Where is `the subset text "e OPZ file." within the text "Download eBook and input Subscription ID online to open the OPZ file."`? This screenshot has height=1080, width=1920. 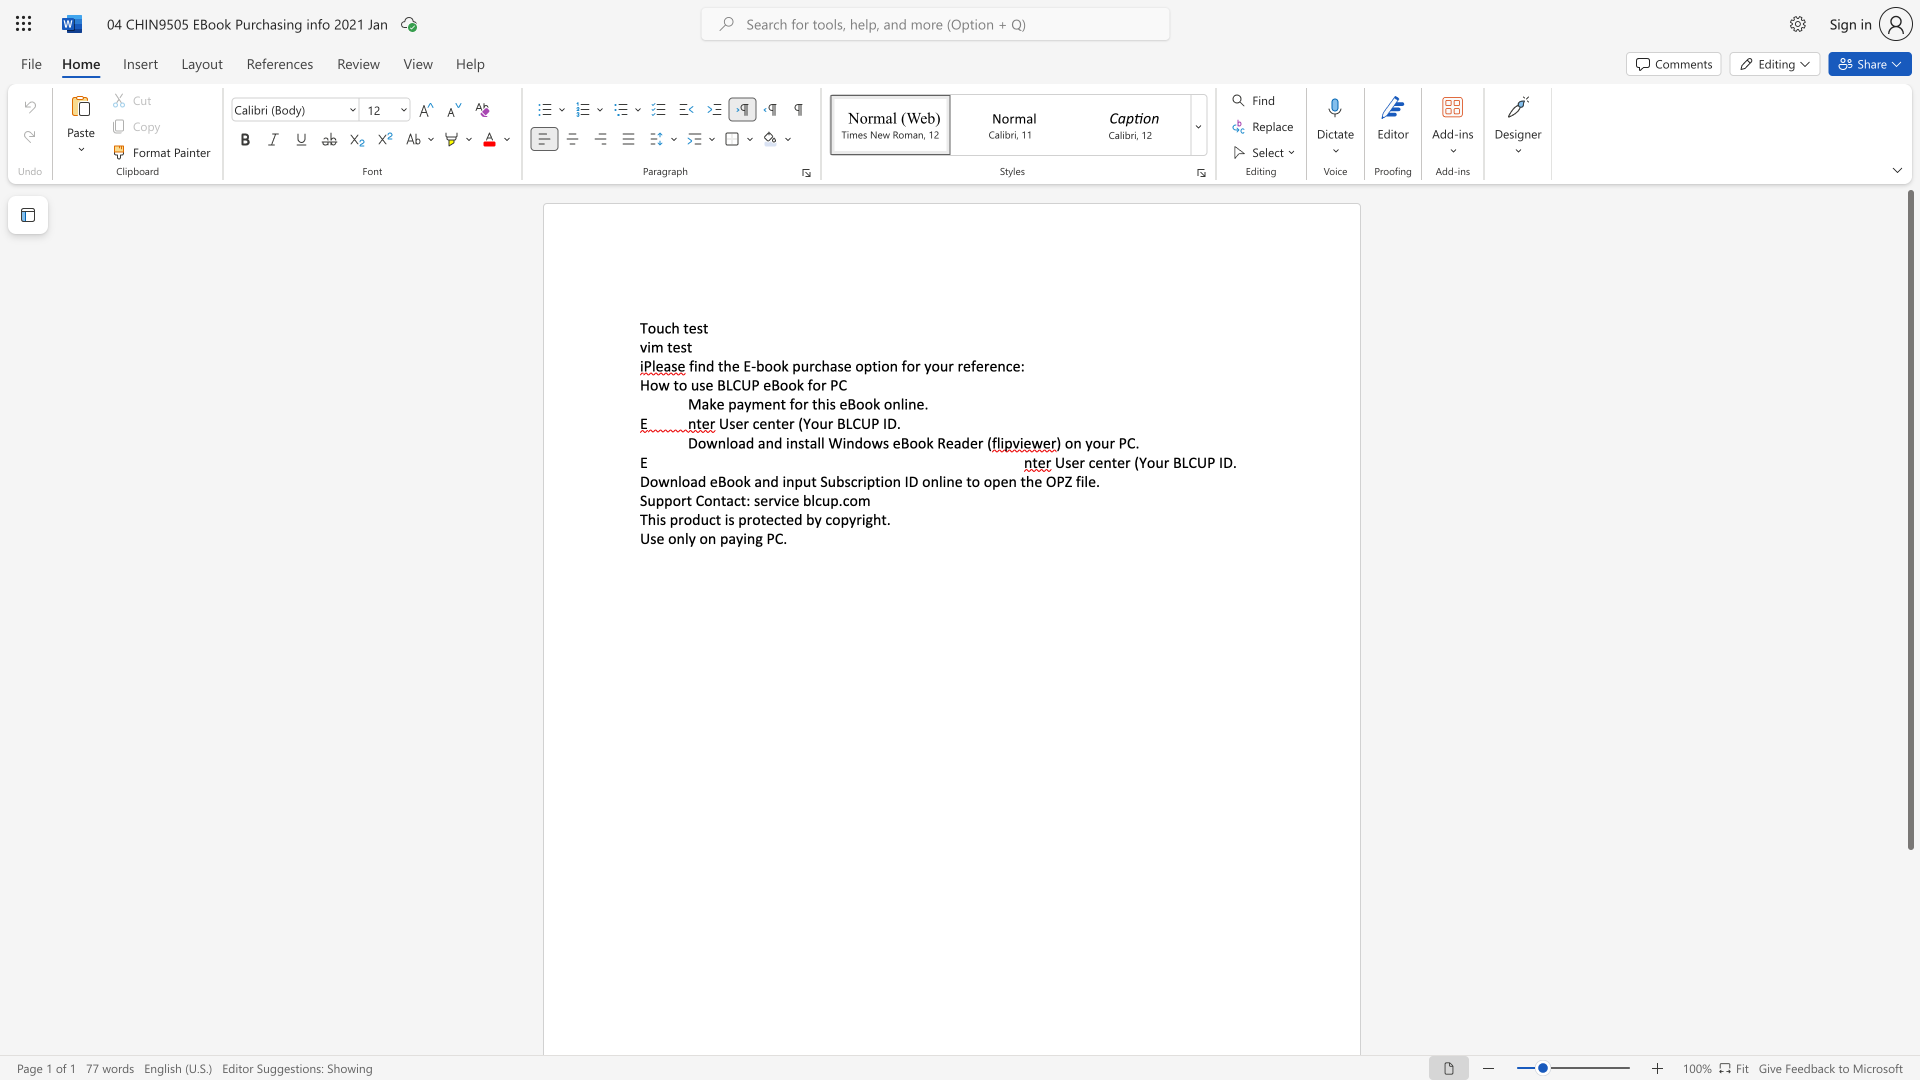 the subset text "e OPZ file." within the text "Download eBook and input Subscription ID online to open the OPZ file." is located at coordinates (1034, 481).